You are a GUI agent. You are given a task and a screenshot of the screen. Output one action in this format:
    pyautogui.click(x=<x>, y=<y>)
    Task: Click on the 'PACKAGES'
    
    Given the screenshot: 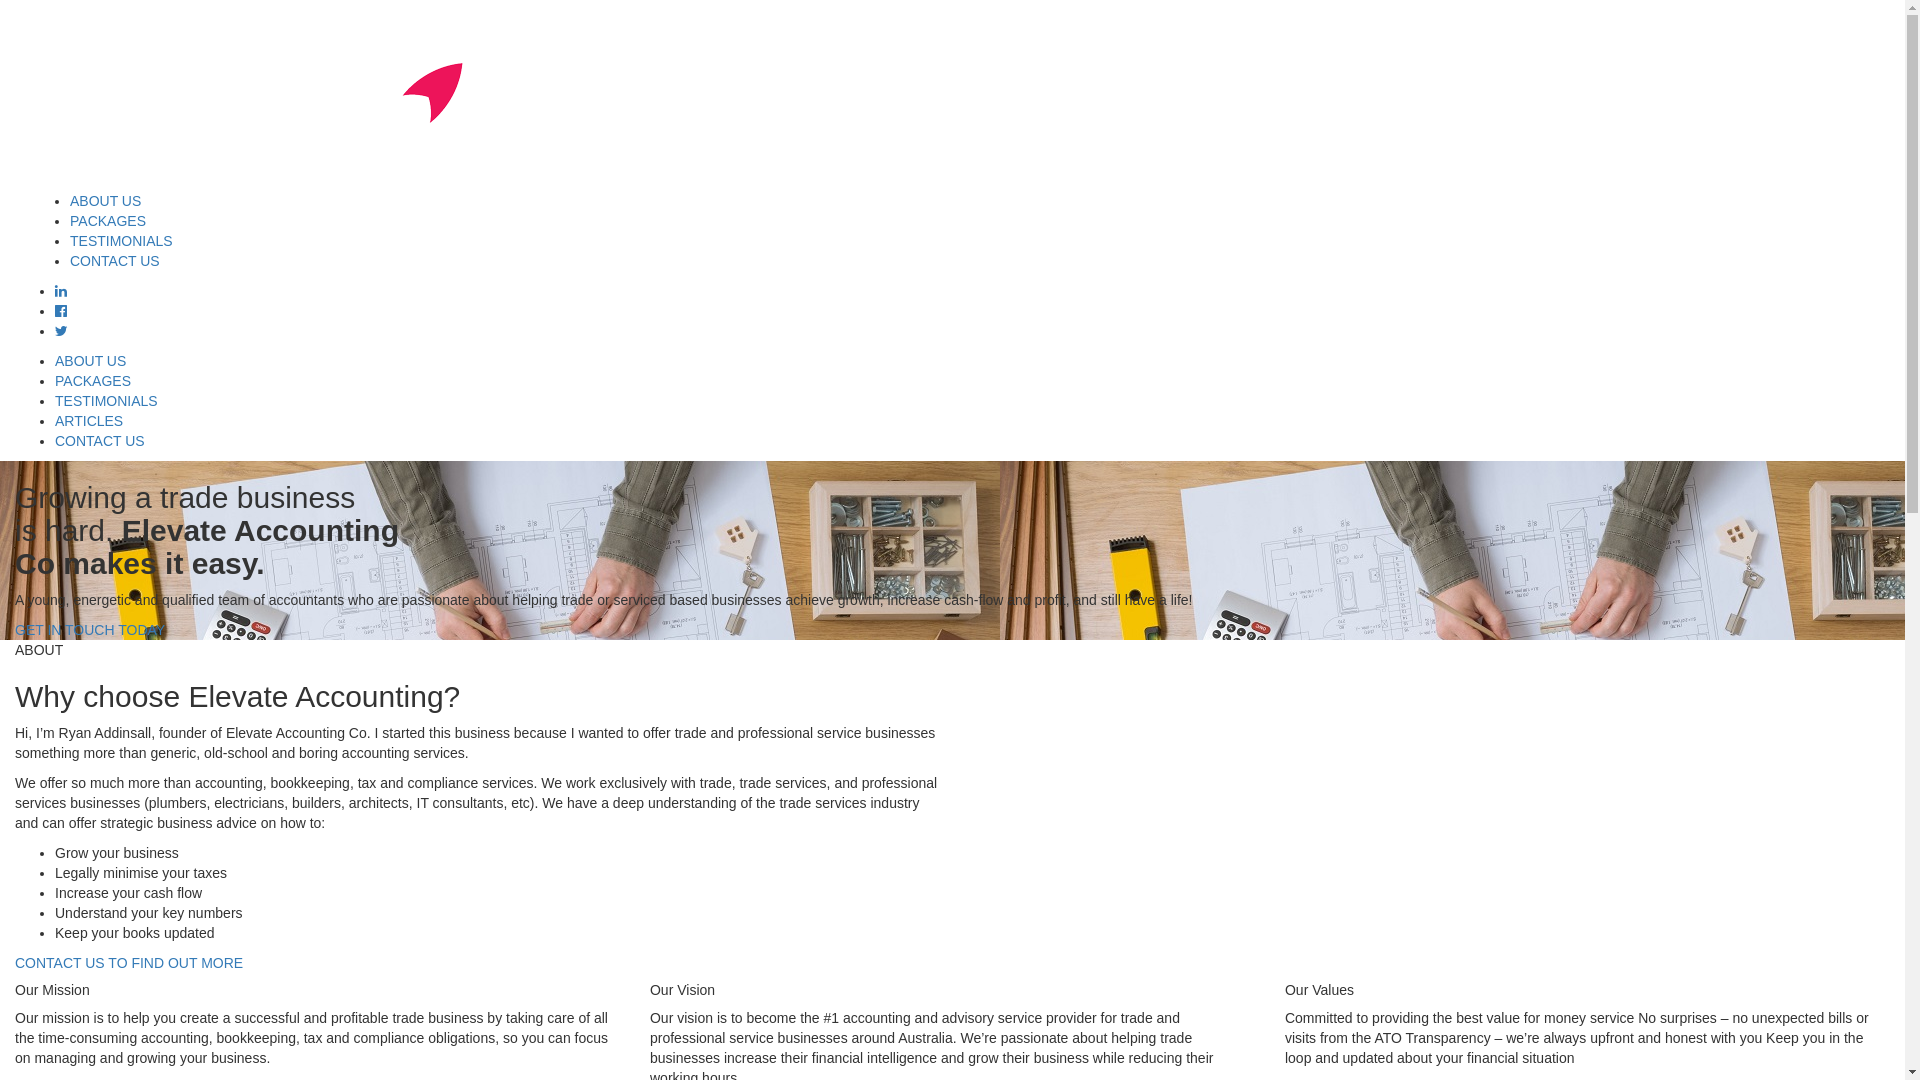 What is the action you would take?
    pyautogui.click(x=54, y=381)
    